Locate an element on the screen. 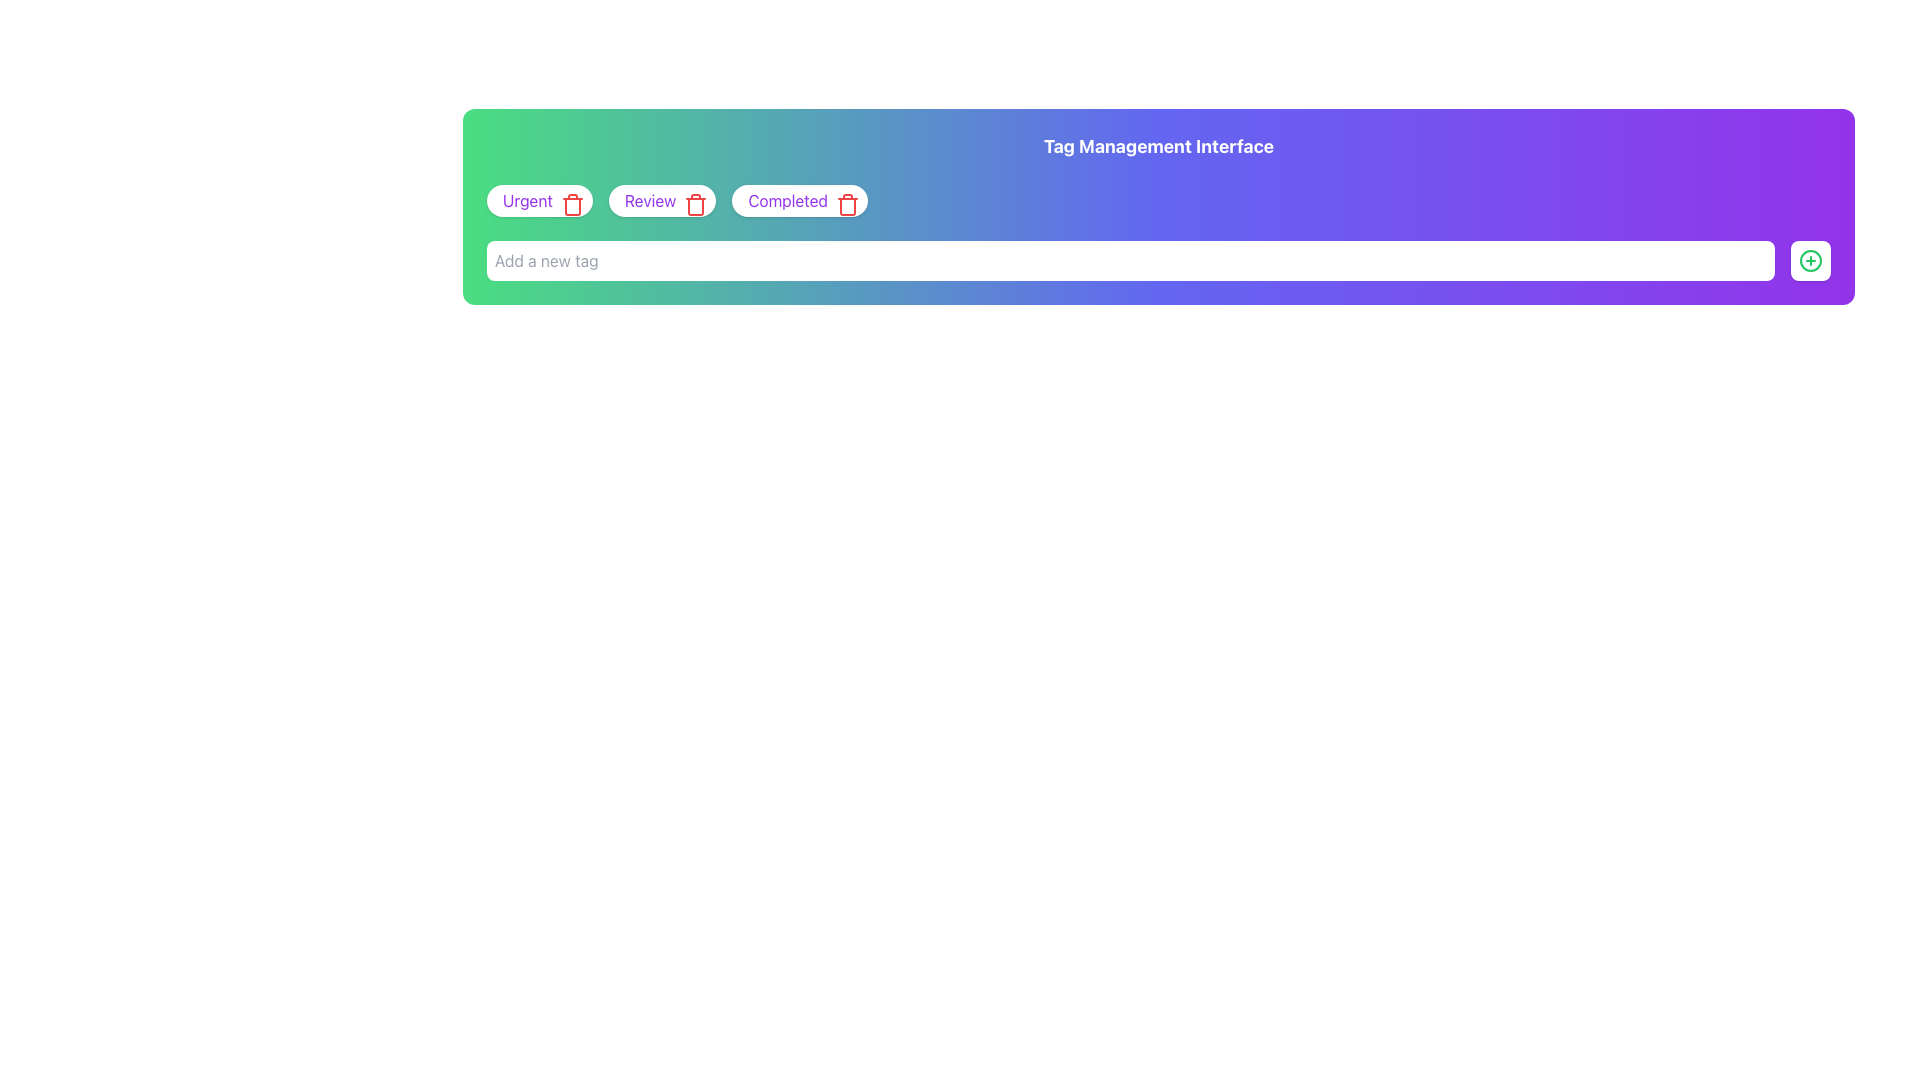 The width and height of the screenshot is (1920, 1080). the Icon button next to the 'Review' tag is located at coordinates (692, 200).